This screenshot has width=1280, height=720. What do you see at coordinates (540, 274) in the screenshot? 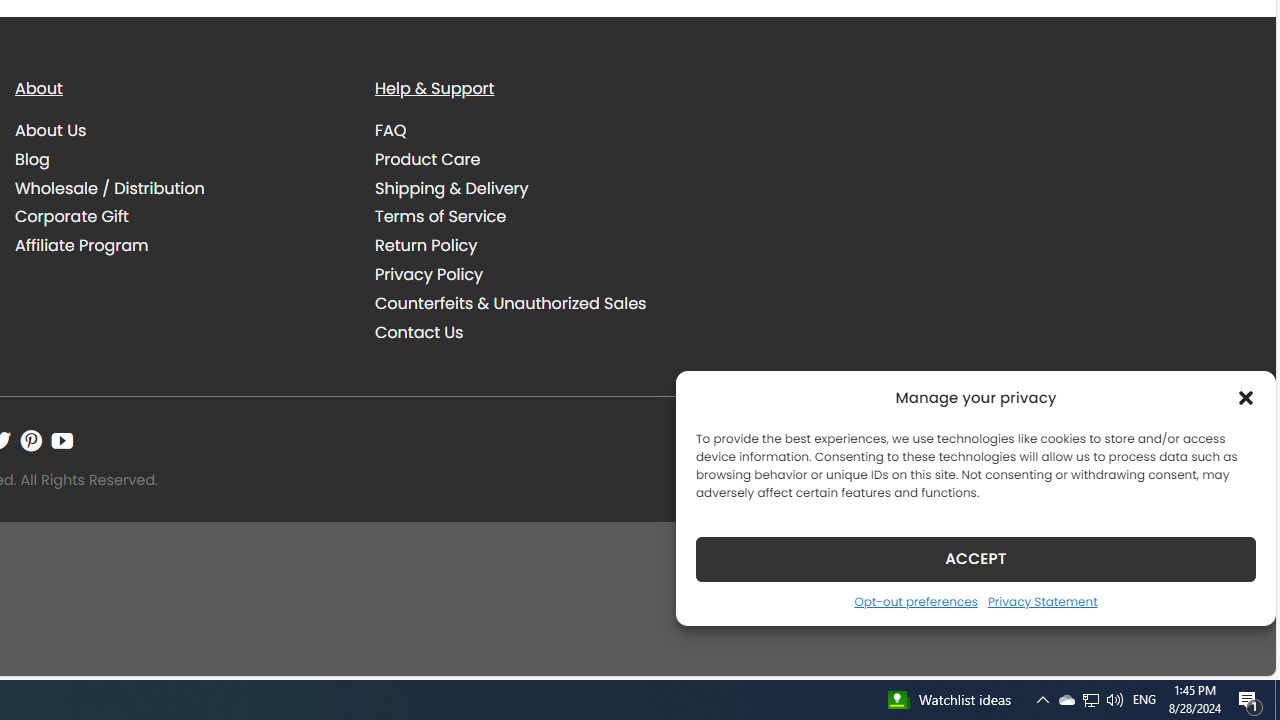
I see `'Privacy Policy'` at bounding box center [540, 274].